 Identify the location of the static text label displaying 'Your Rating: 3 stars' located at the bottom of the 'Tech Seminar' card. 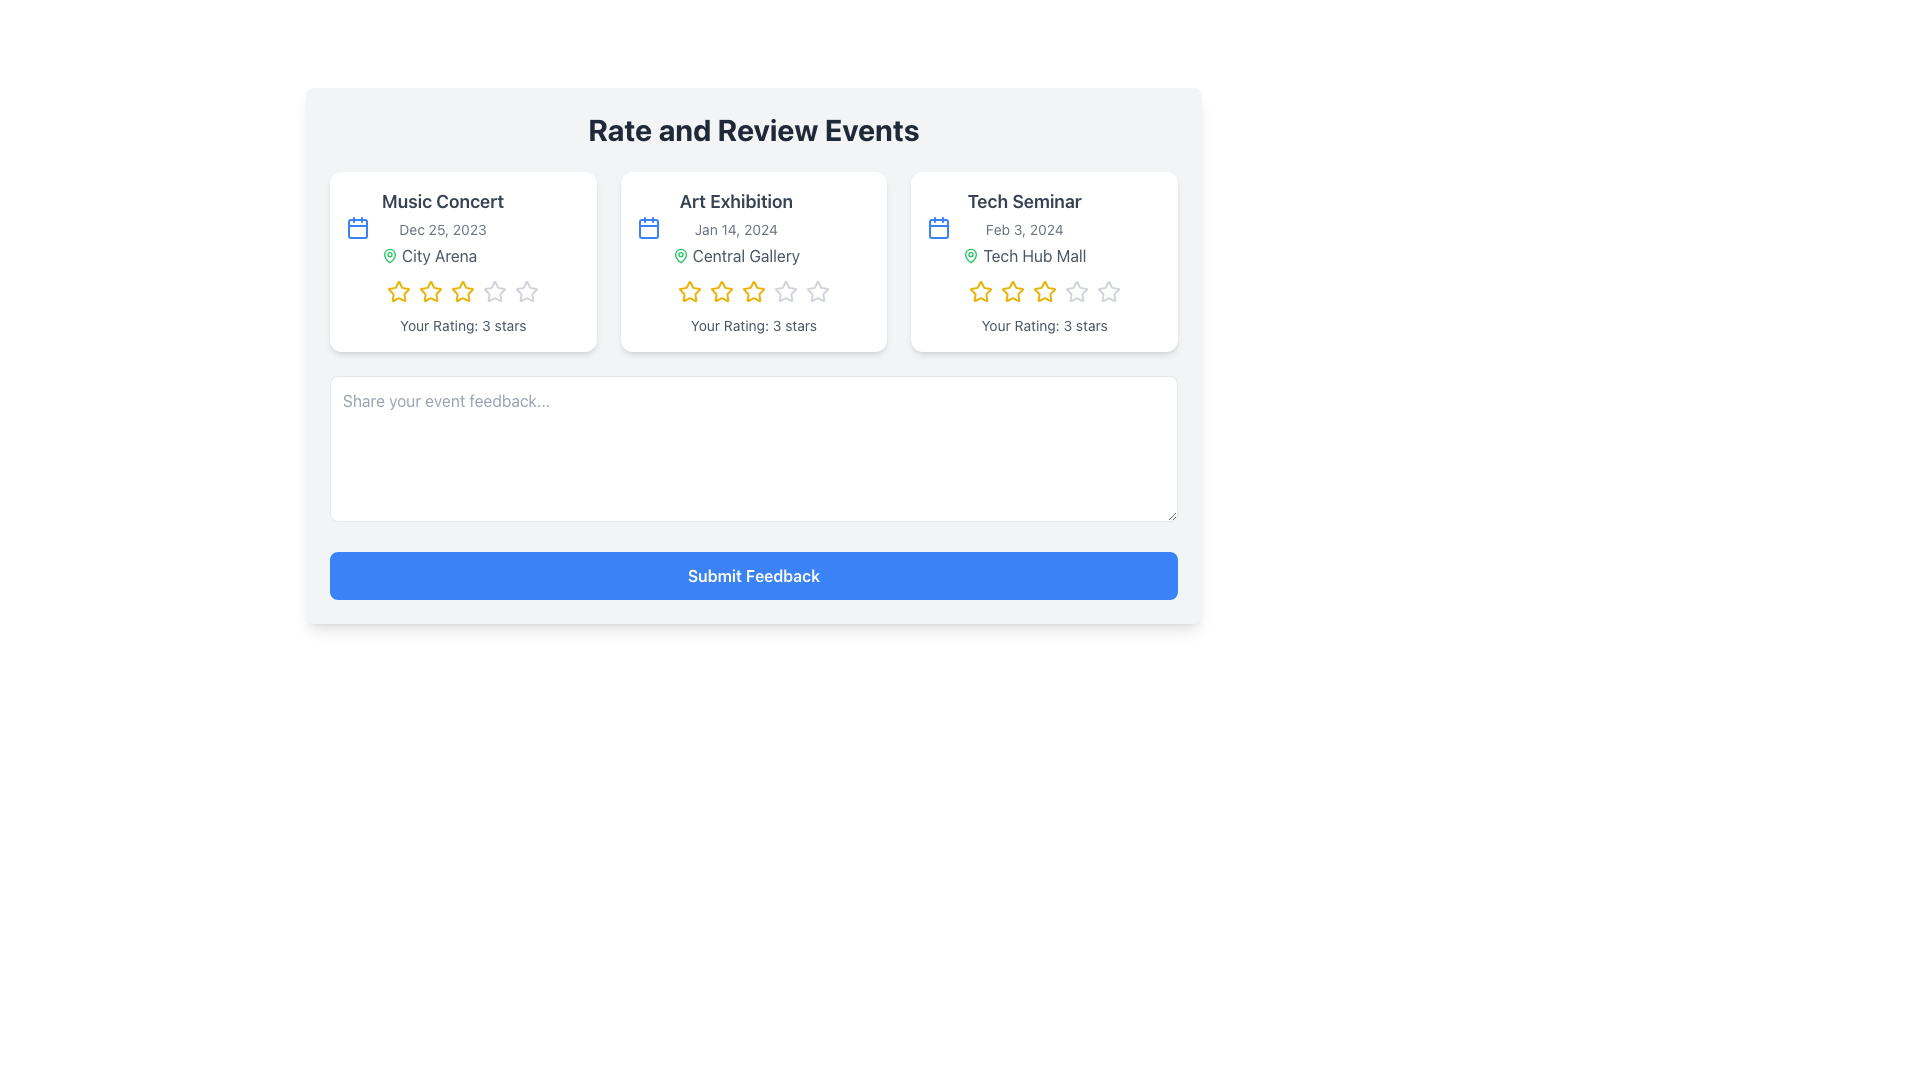
(1043, 325).